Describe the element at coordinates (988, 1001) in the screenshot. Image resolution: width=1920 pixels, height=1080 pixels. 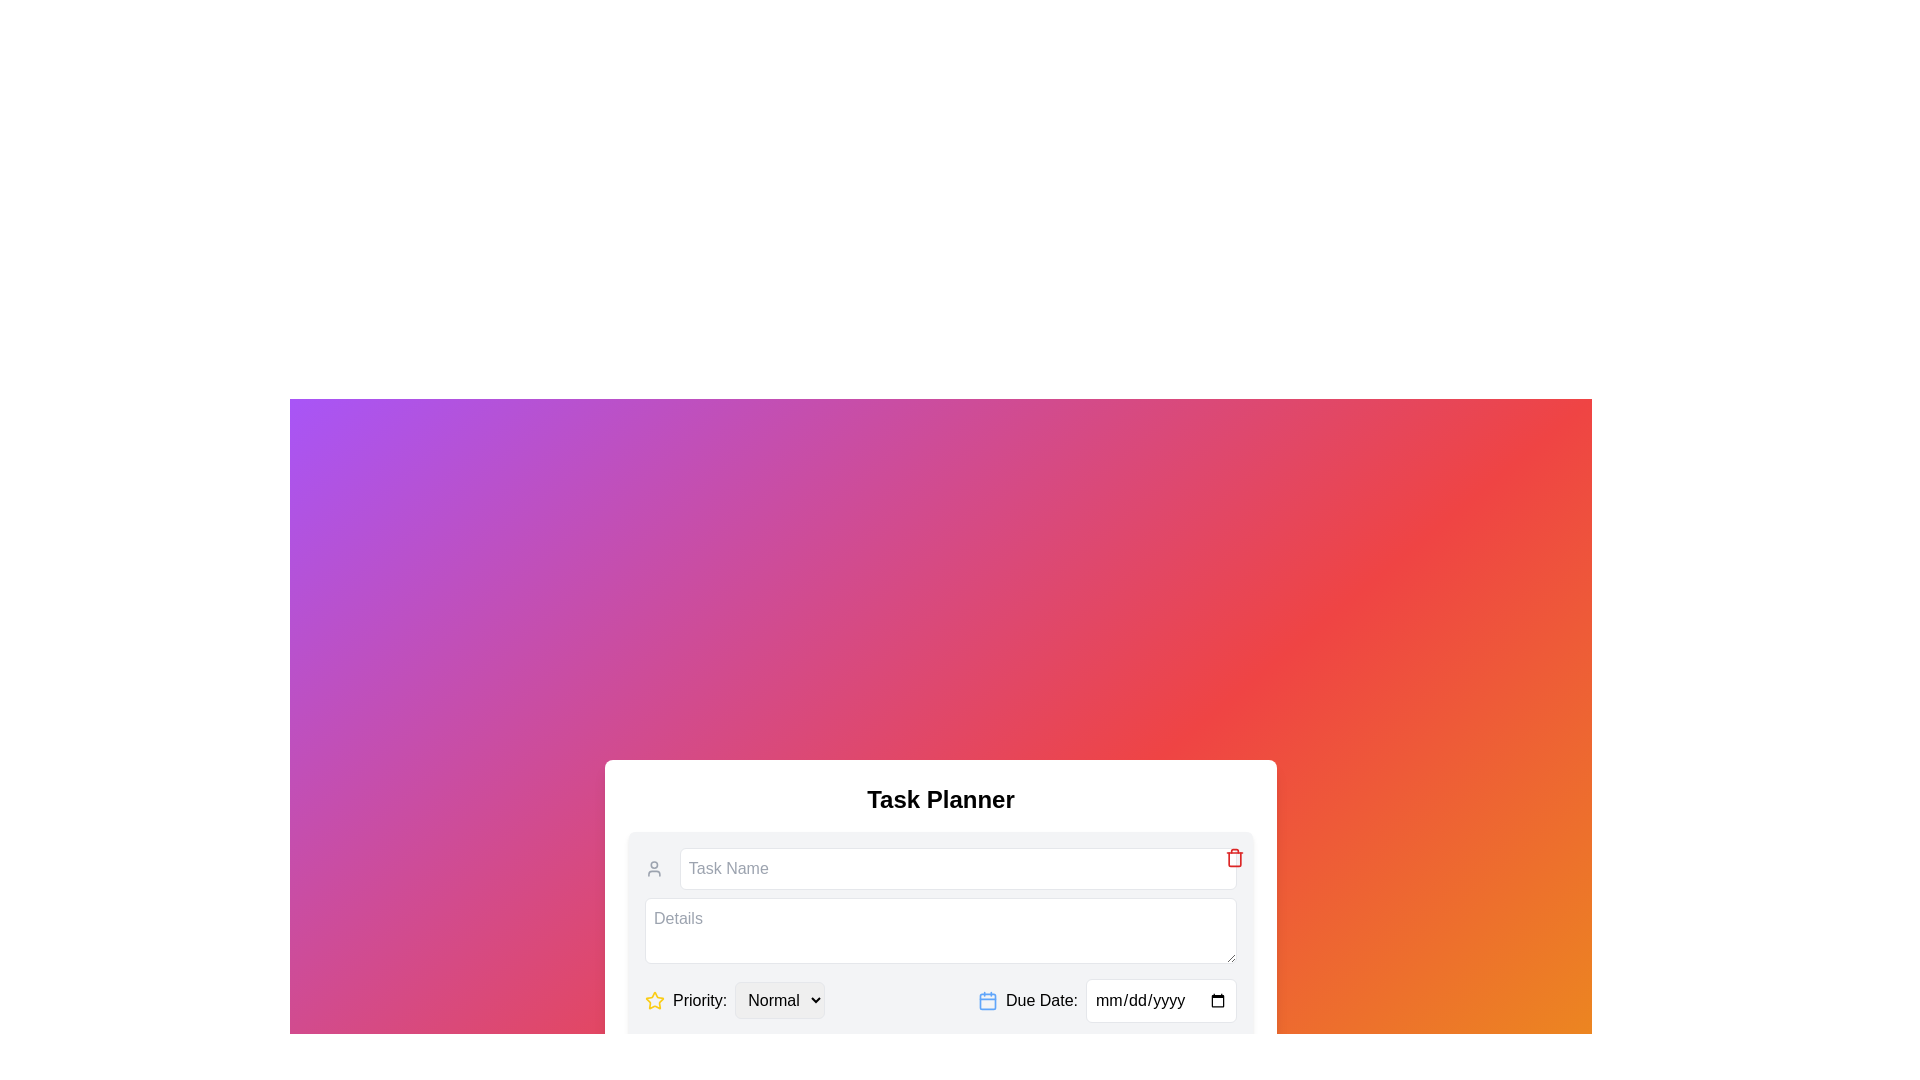
I see `the rectangular calendar icon component located at the bottom right of the task planner form, next to the 'Due Date' input field` at that location.